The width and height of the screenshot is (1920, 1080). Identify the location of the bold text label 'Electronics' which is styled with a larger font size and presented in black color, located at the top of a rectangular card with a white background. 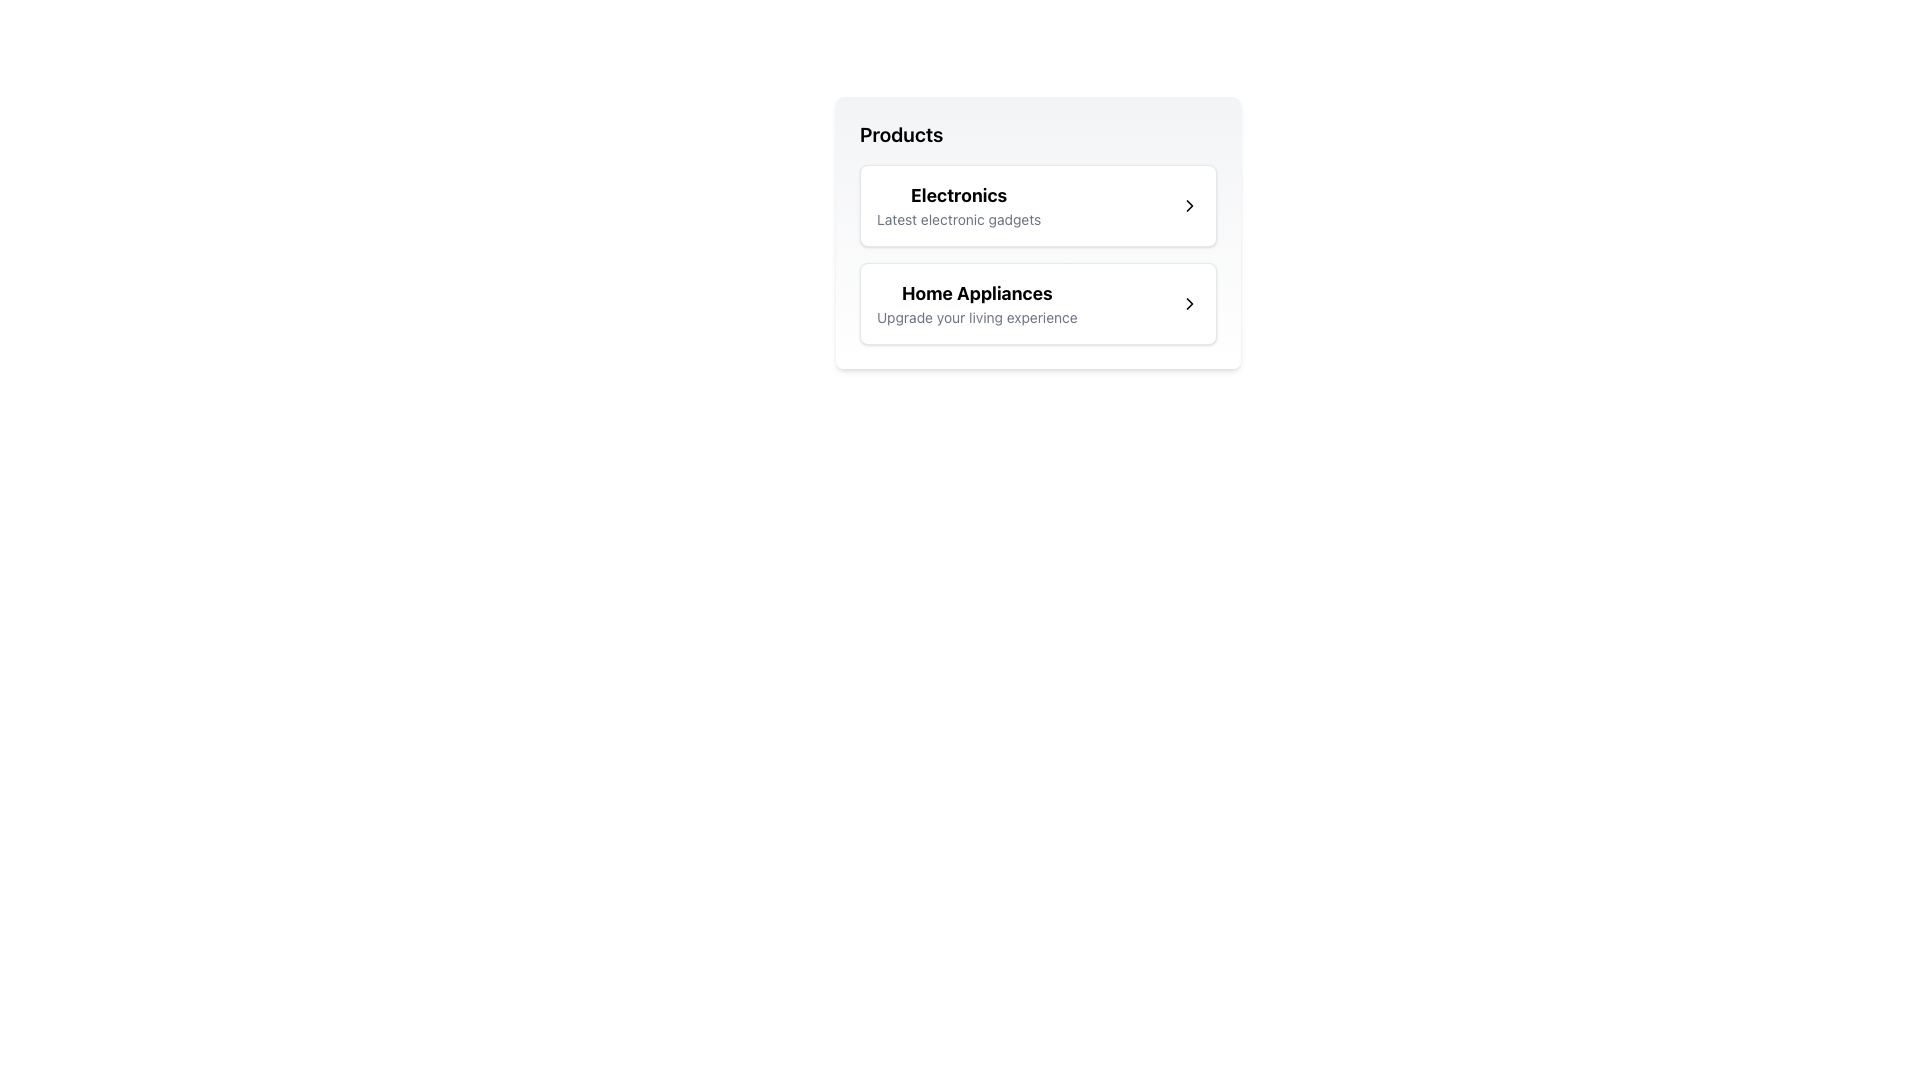
(958, 196).